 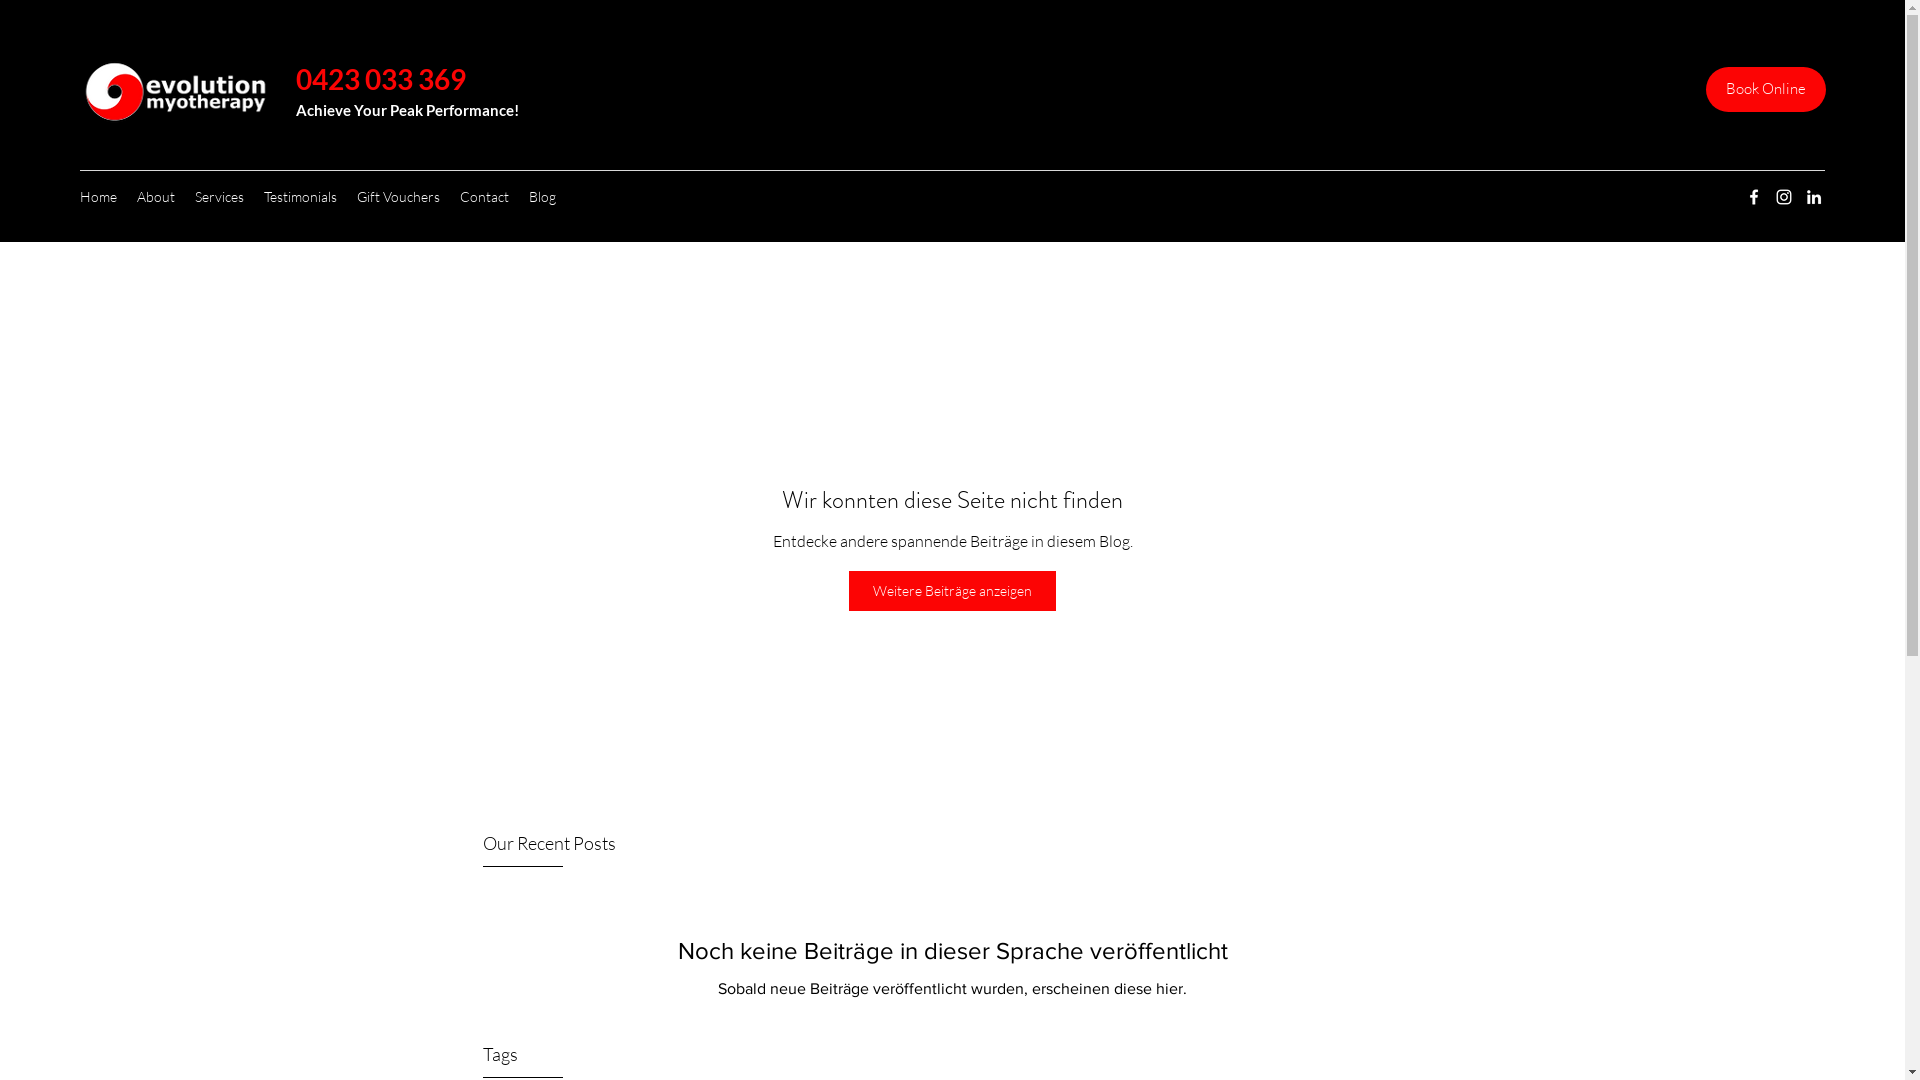 I want to click on 'Testimonials', so click(x=299, y=196).